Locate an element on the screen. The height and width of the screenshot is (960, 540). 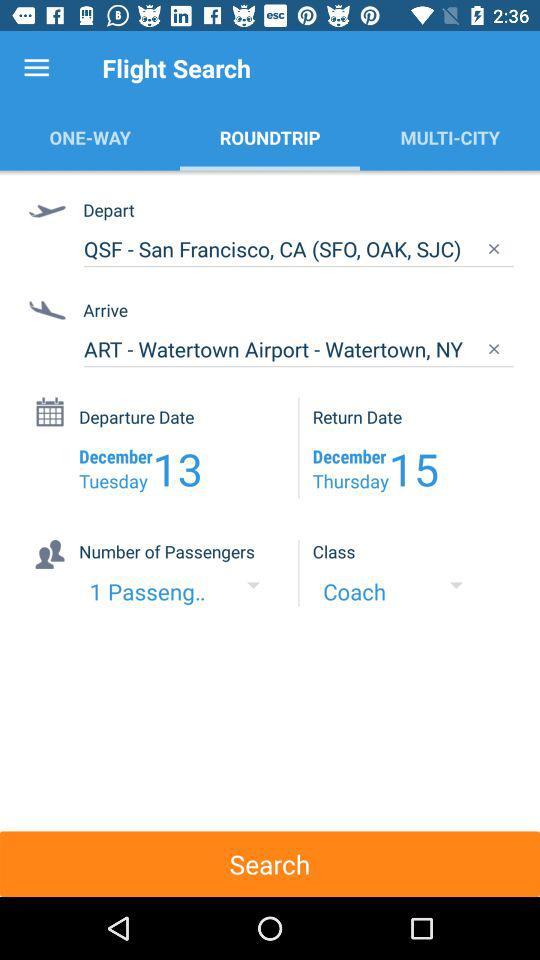
item below arrive icon is located at coordinates (297, 349).